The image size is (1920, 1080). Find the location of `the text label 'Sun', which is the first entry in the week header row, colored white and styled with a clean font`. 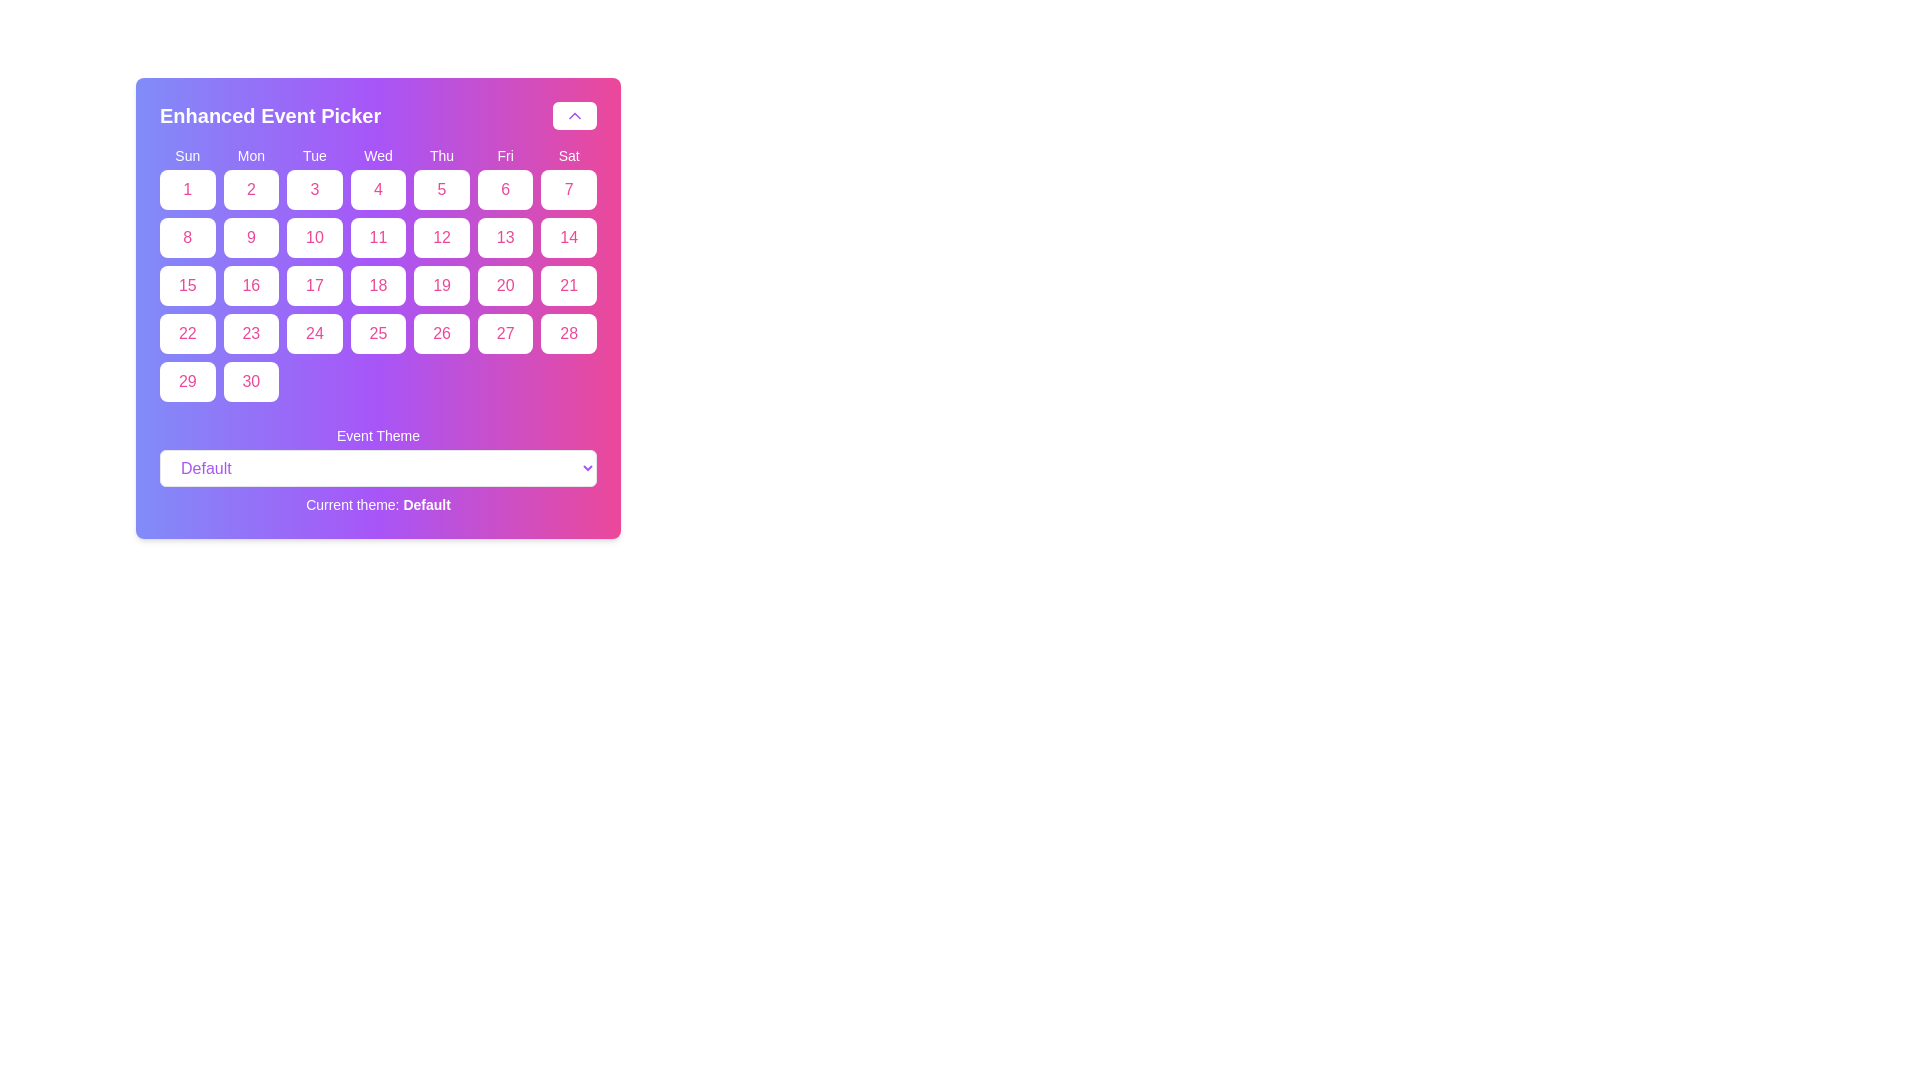

the text label 'Sun', which is the first entry in the week header row, colored white and styled with a clean font is located at coordinates (187, 154).